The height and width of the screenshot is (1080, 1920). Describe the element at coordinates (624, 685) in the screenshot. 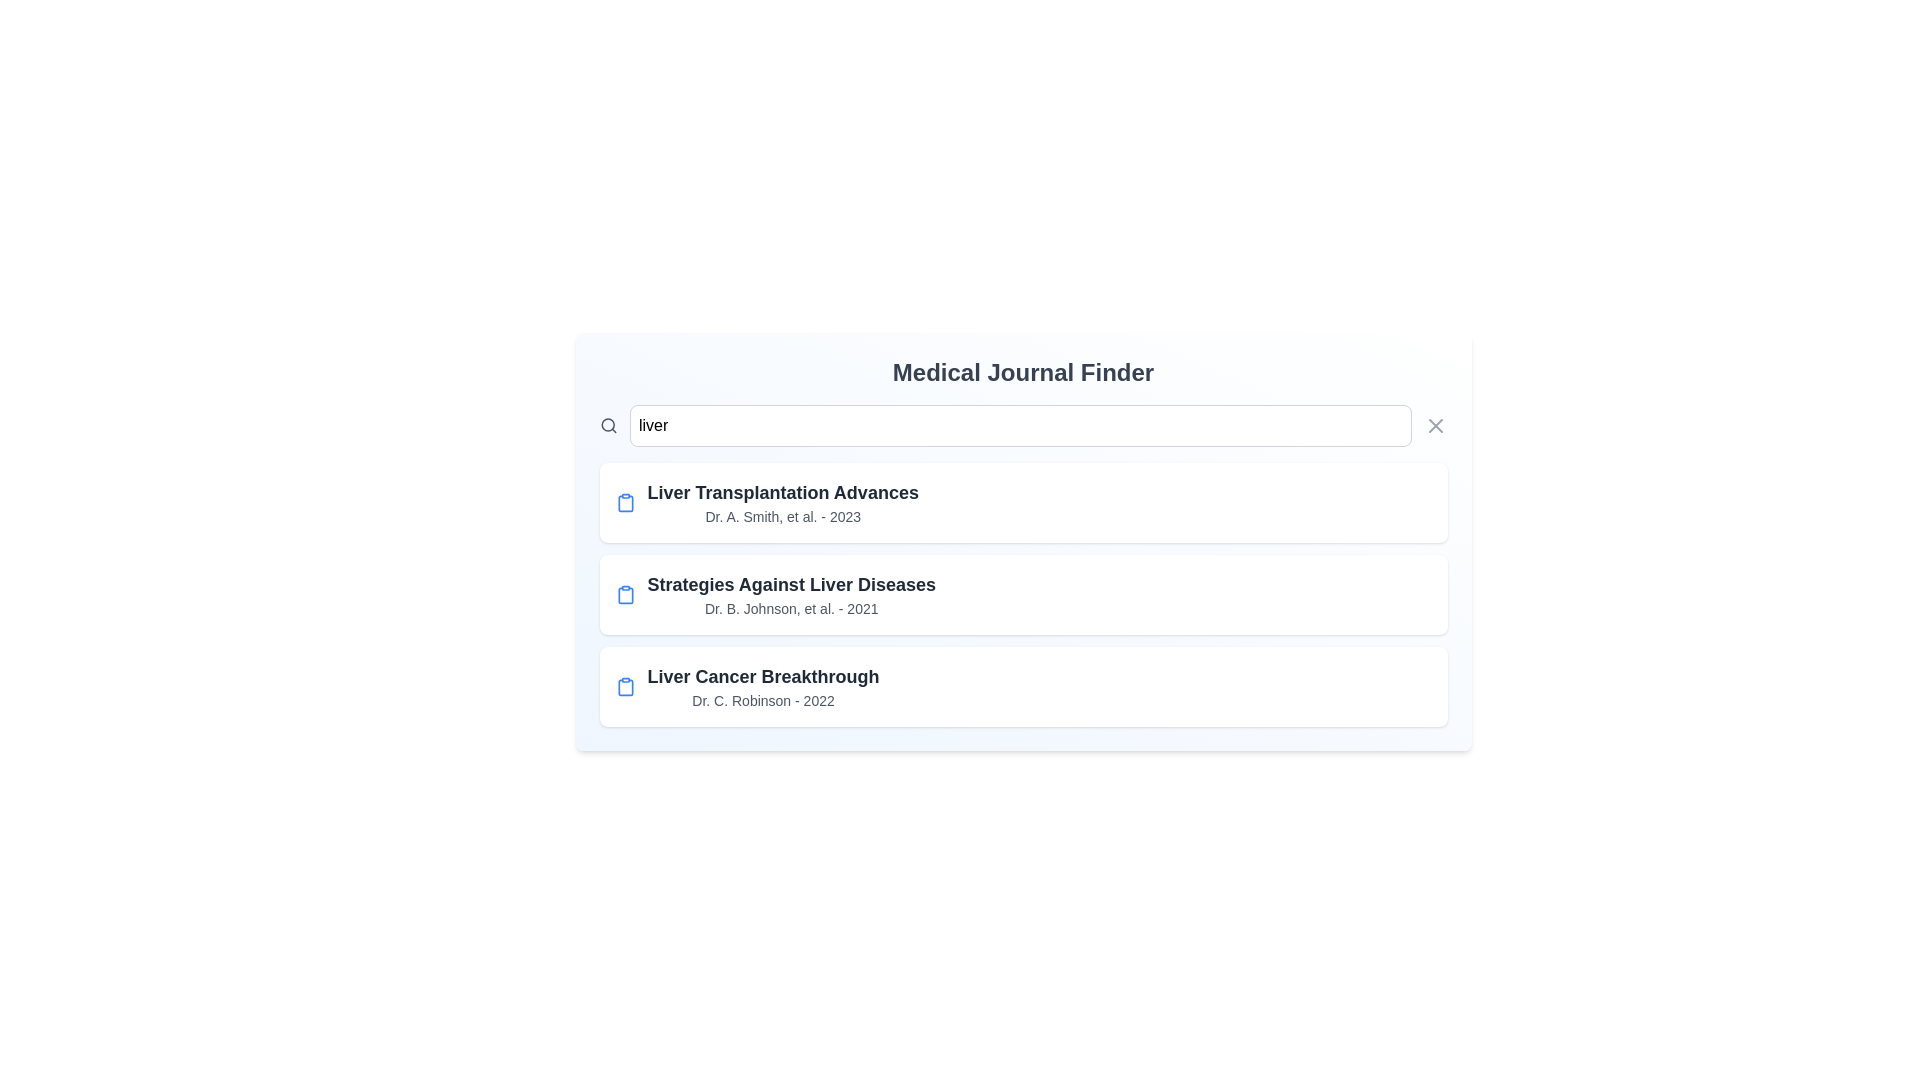

I see `the clipboard icon, which is styled in blue and located to the left of the text 'Liver Cancer Breakthrough' by Dr. C. Robinson` at that location.